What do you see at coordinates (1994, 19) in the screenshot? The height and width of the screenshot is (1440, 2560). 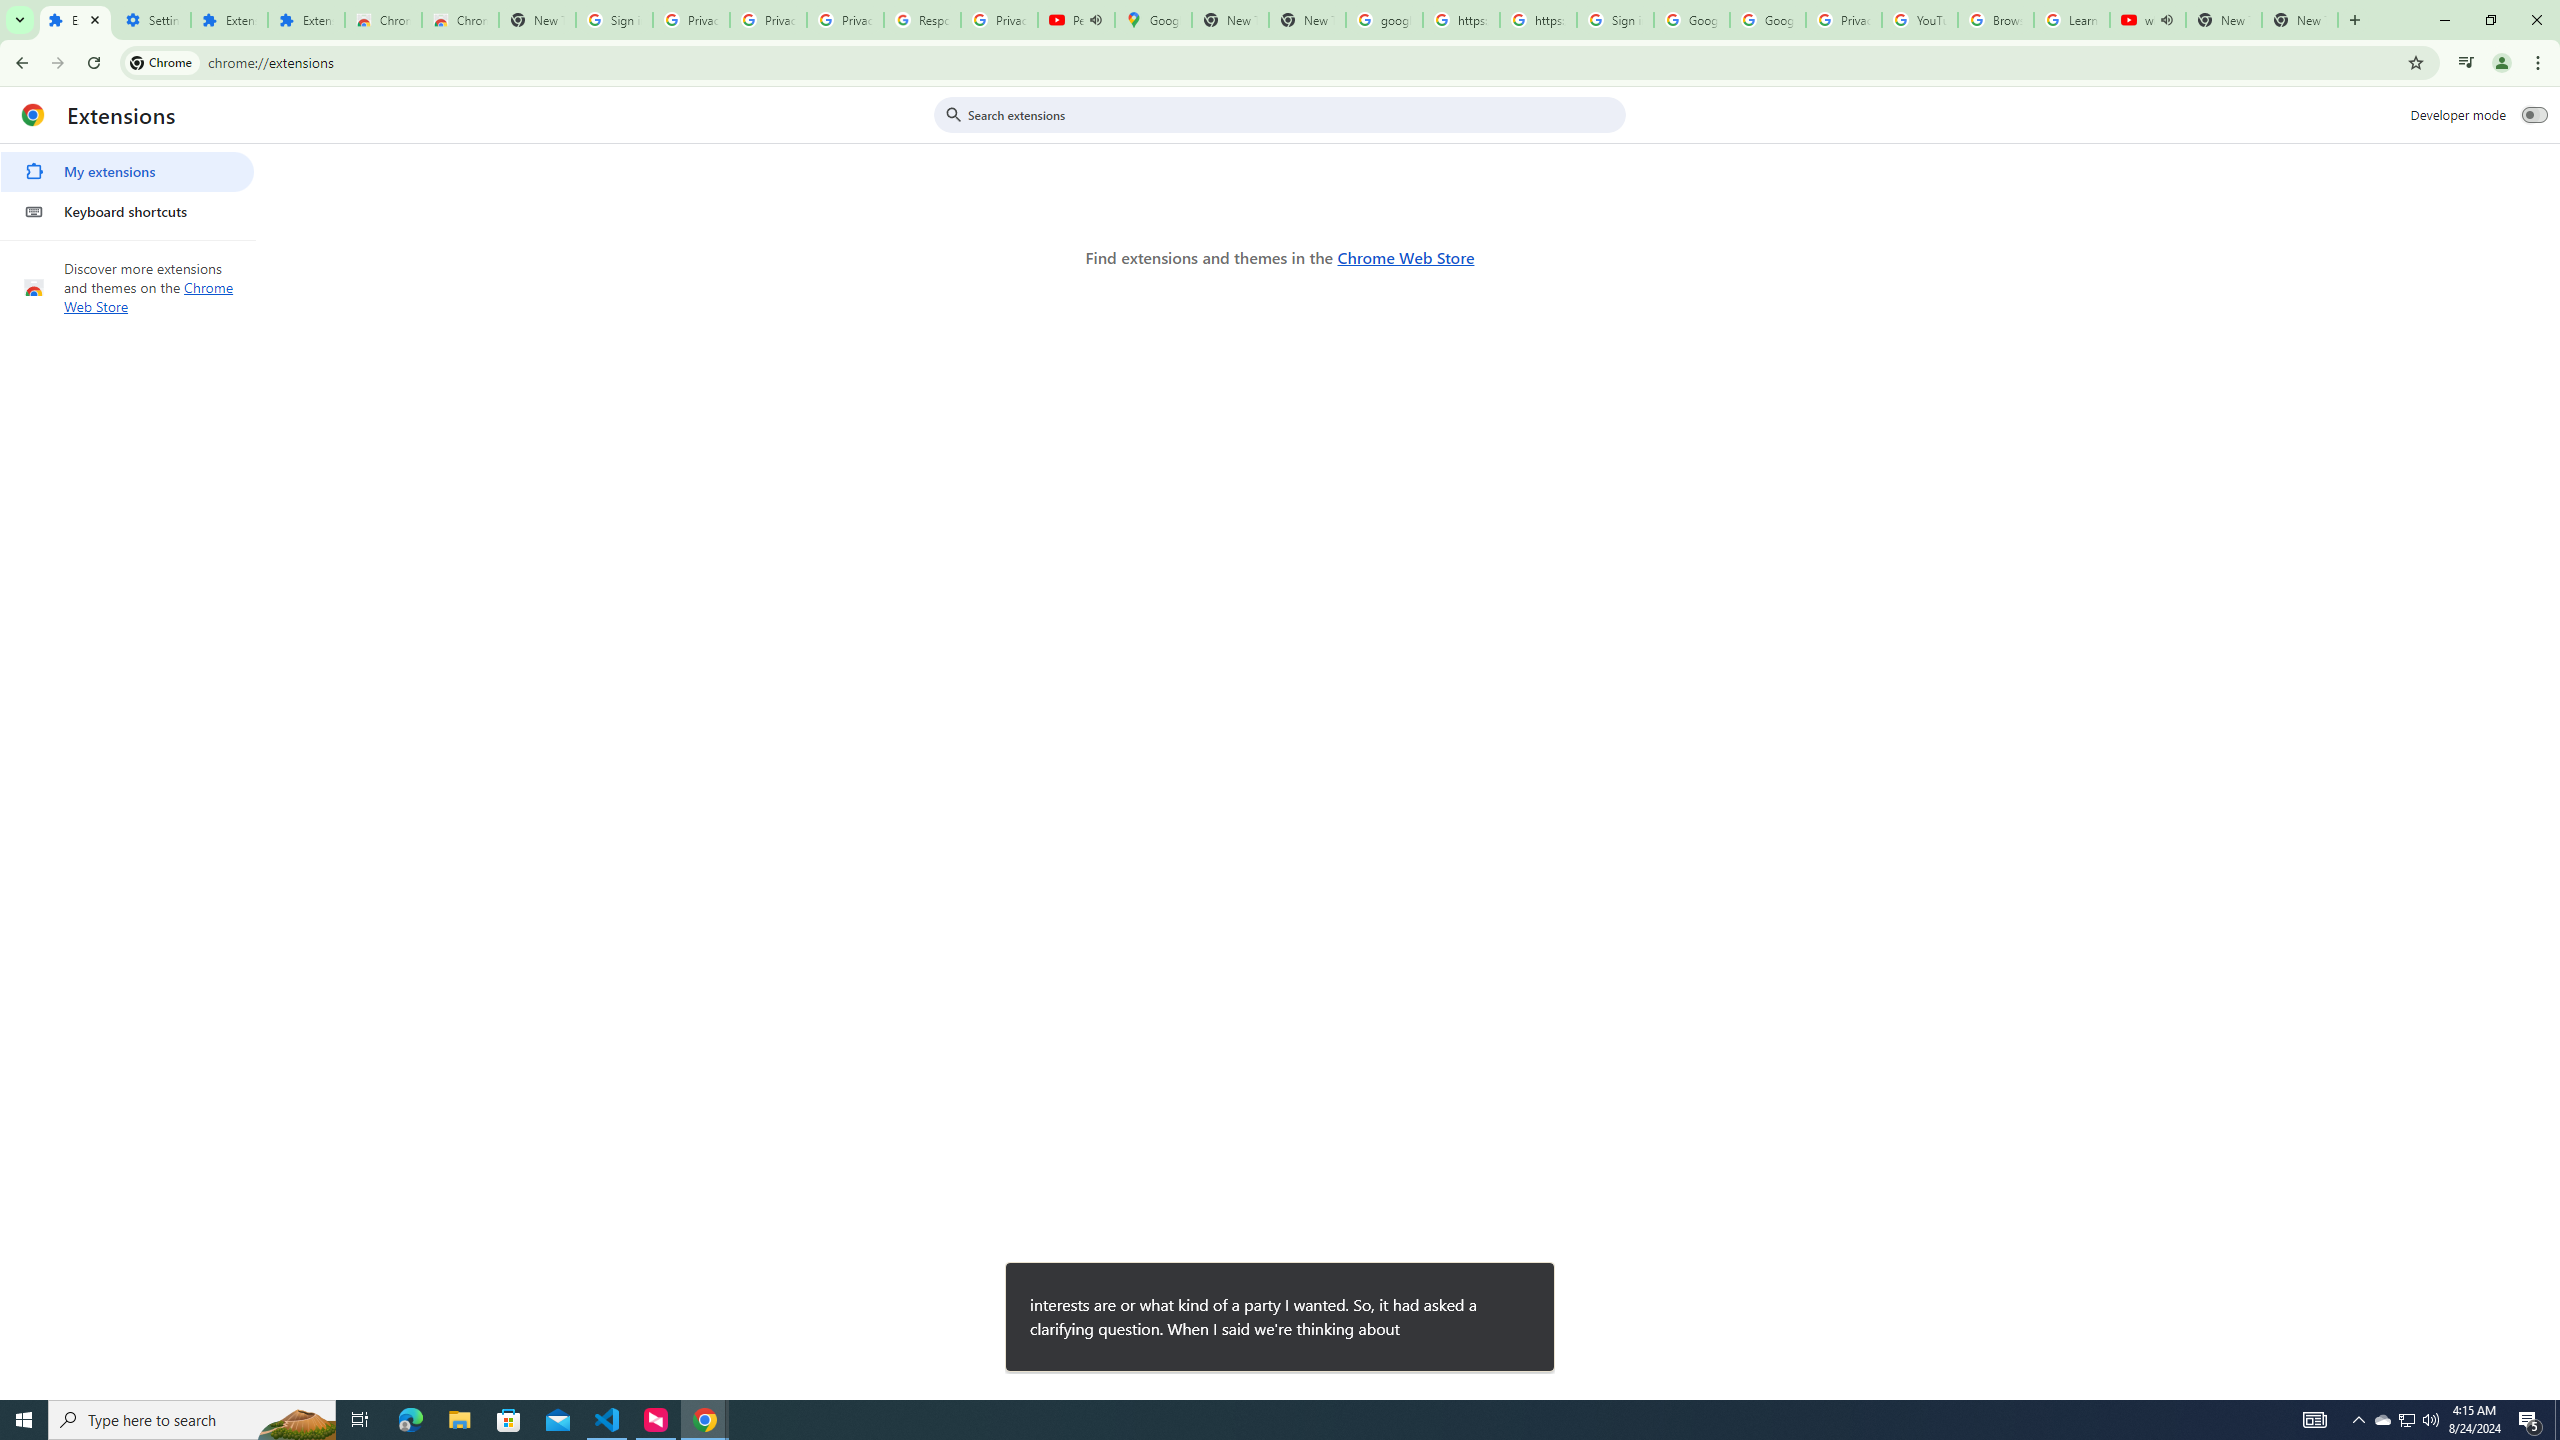 I see `'Browse Chrome as a guest - Computer - Google Chrome Help'` at bounding box center [1994, 19].